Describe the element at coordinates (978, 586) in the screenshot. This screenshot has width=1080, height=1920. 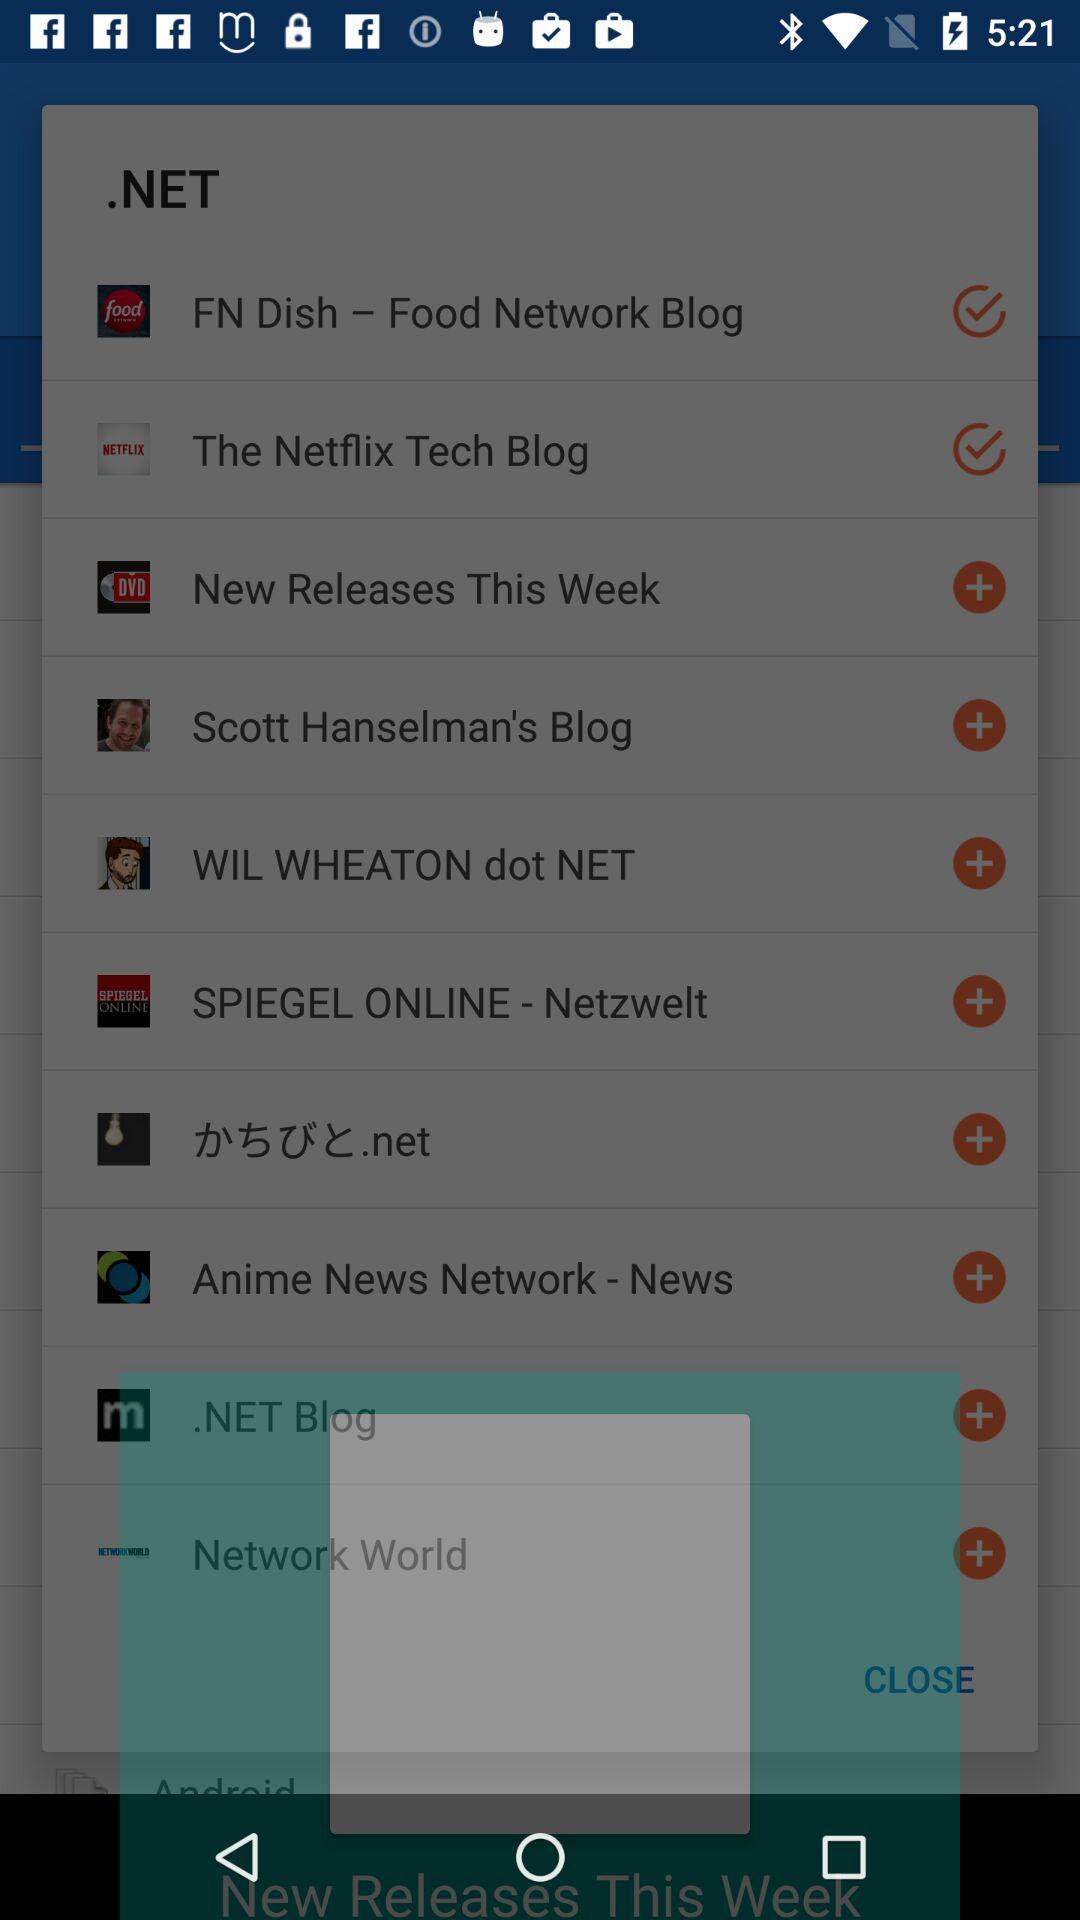
I see `new news source` at that location.